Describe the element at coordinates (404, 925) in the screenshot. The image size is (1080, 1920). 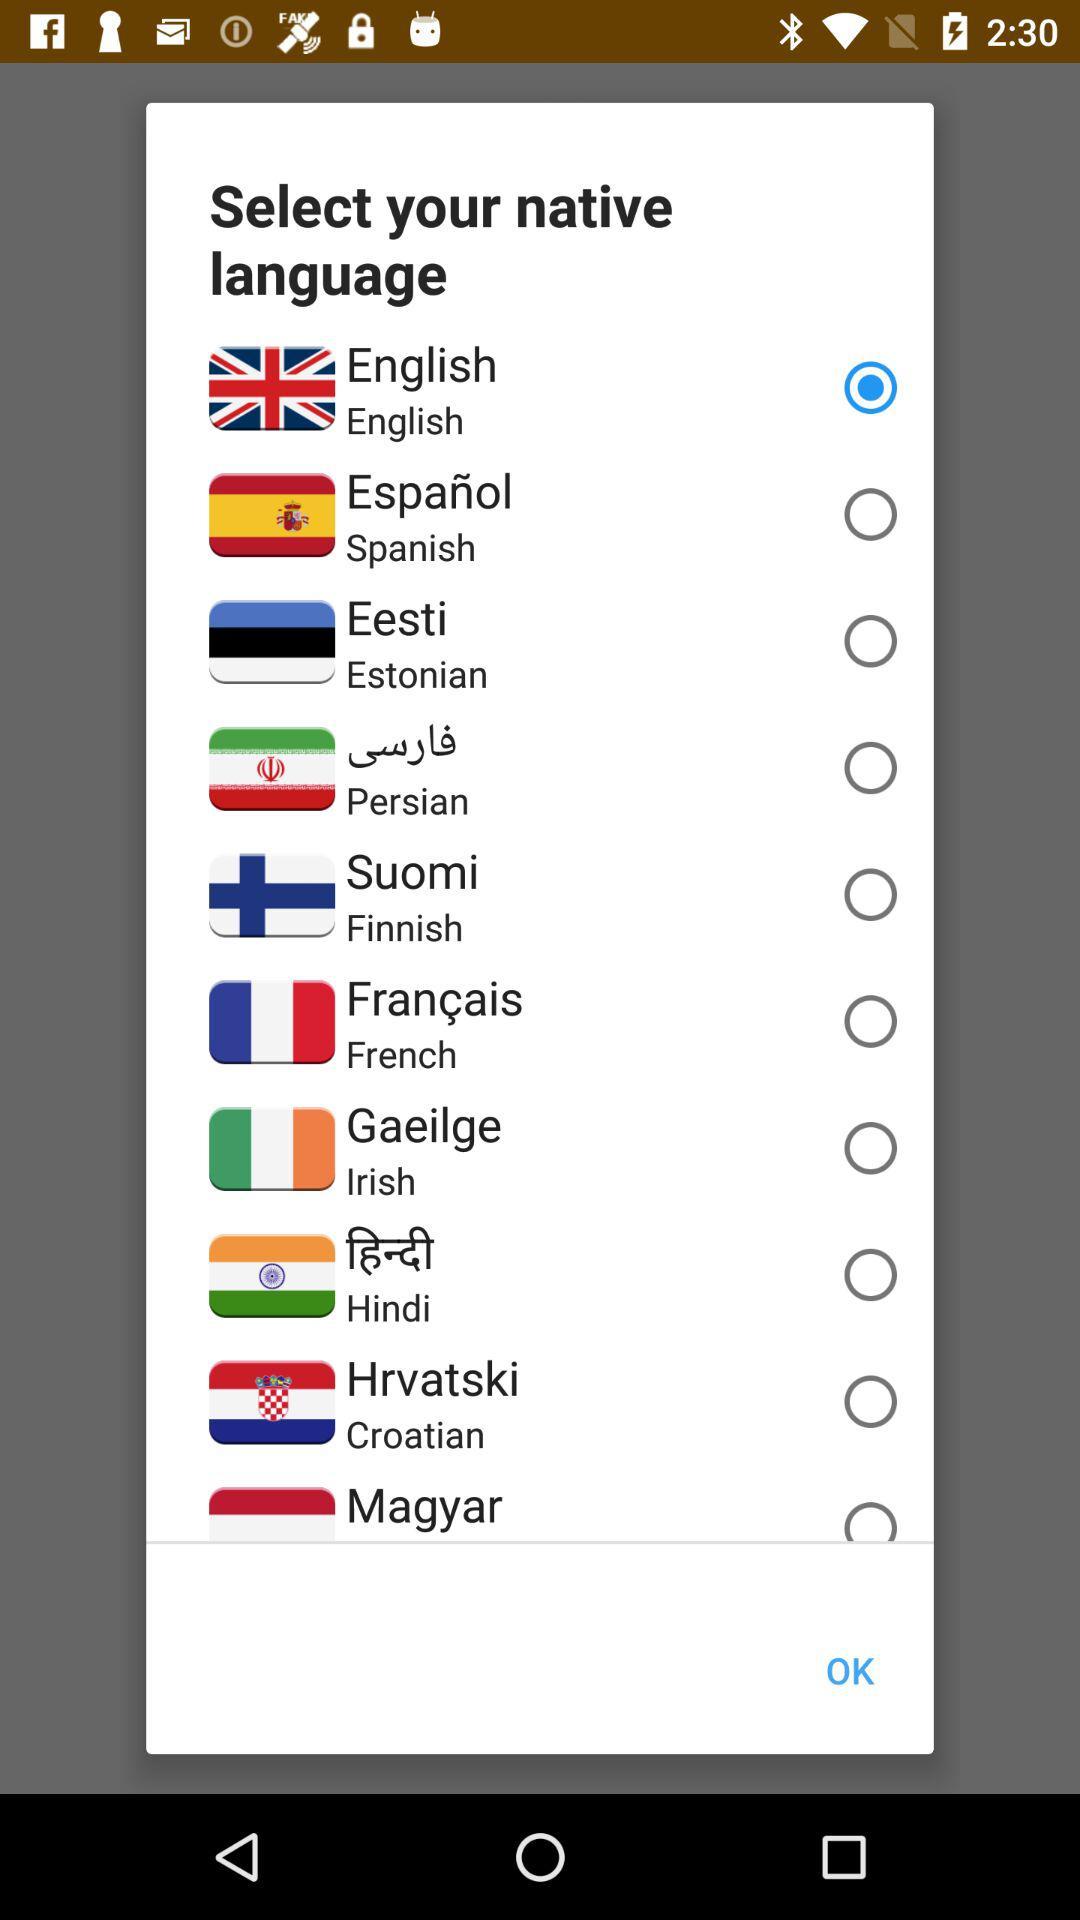
I see `the item below the suomi` at that location.